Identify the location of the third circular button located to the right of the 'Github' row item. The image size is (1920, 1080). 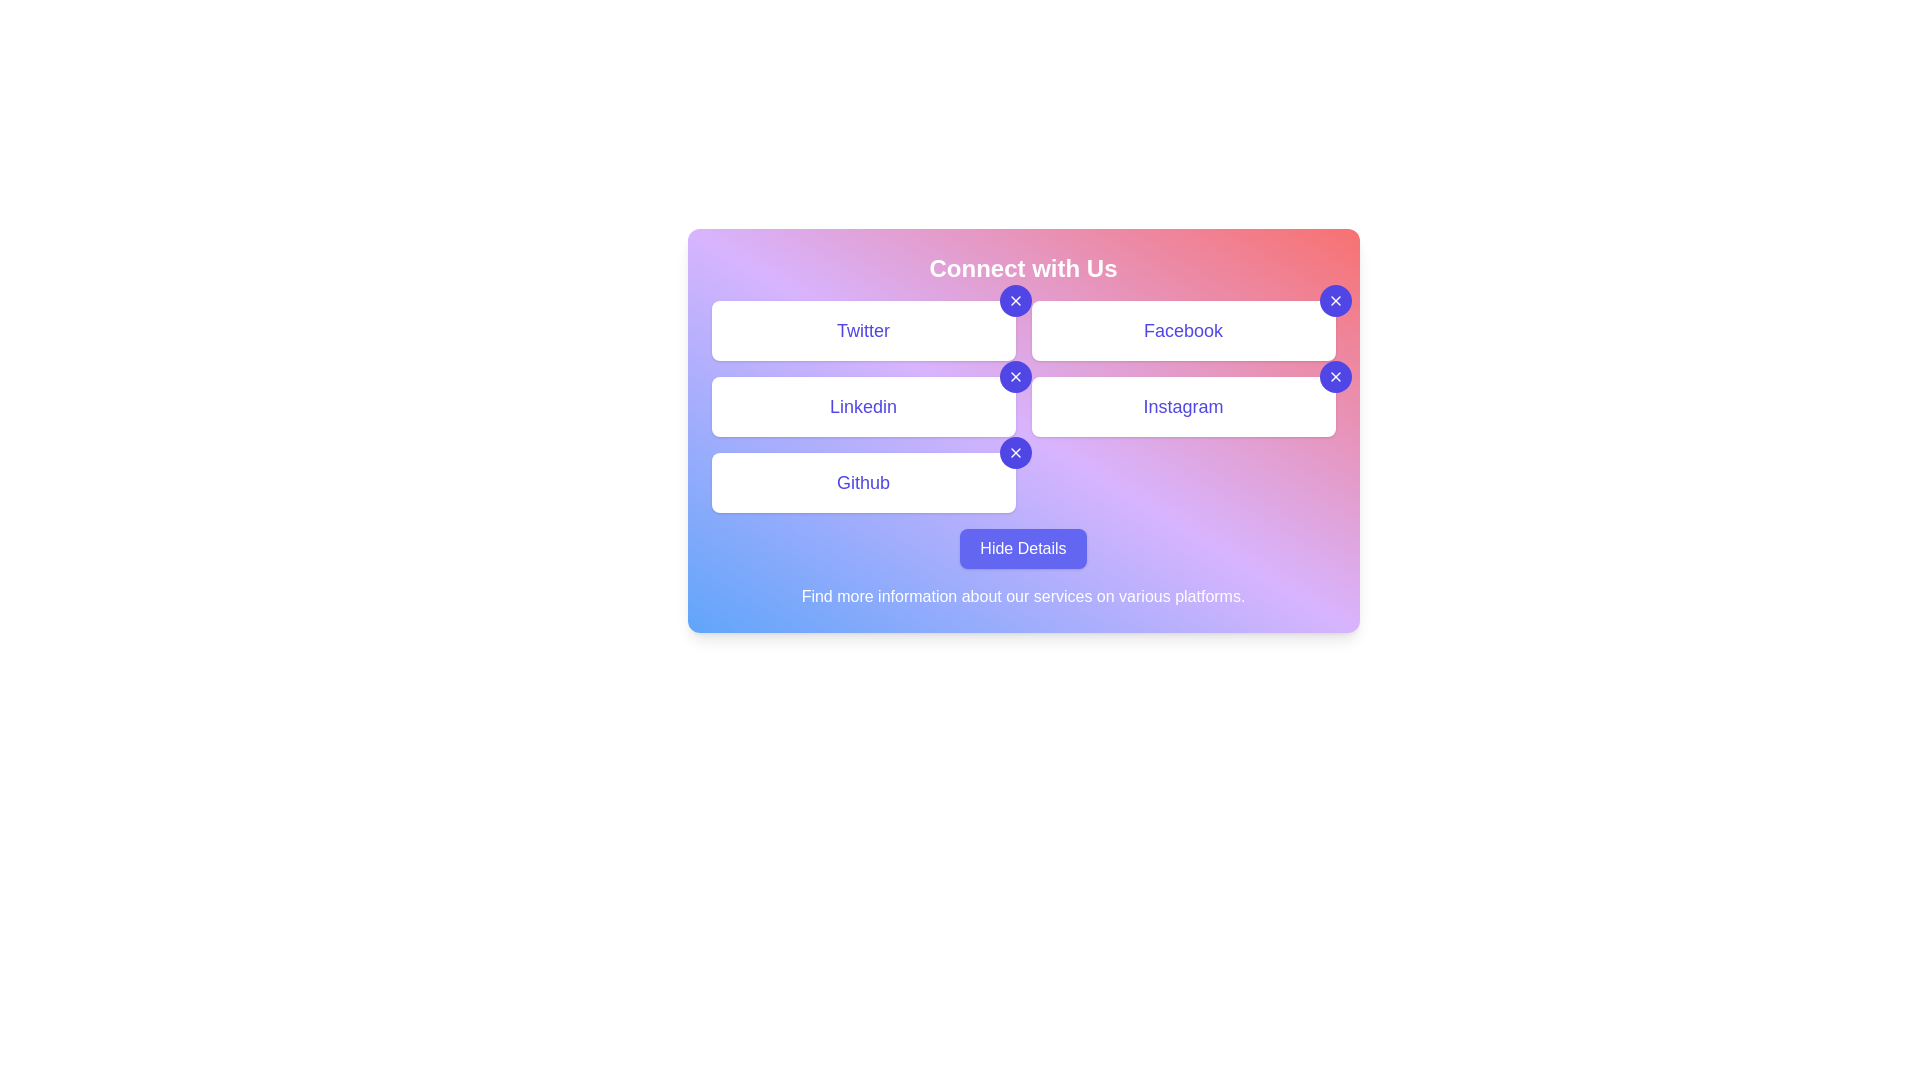
(1015, 452).